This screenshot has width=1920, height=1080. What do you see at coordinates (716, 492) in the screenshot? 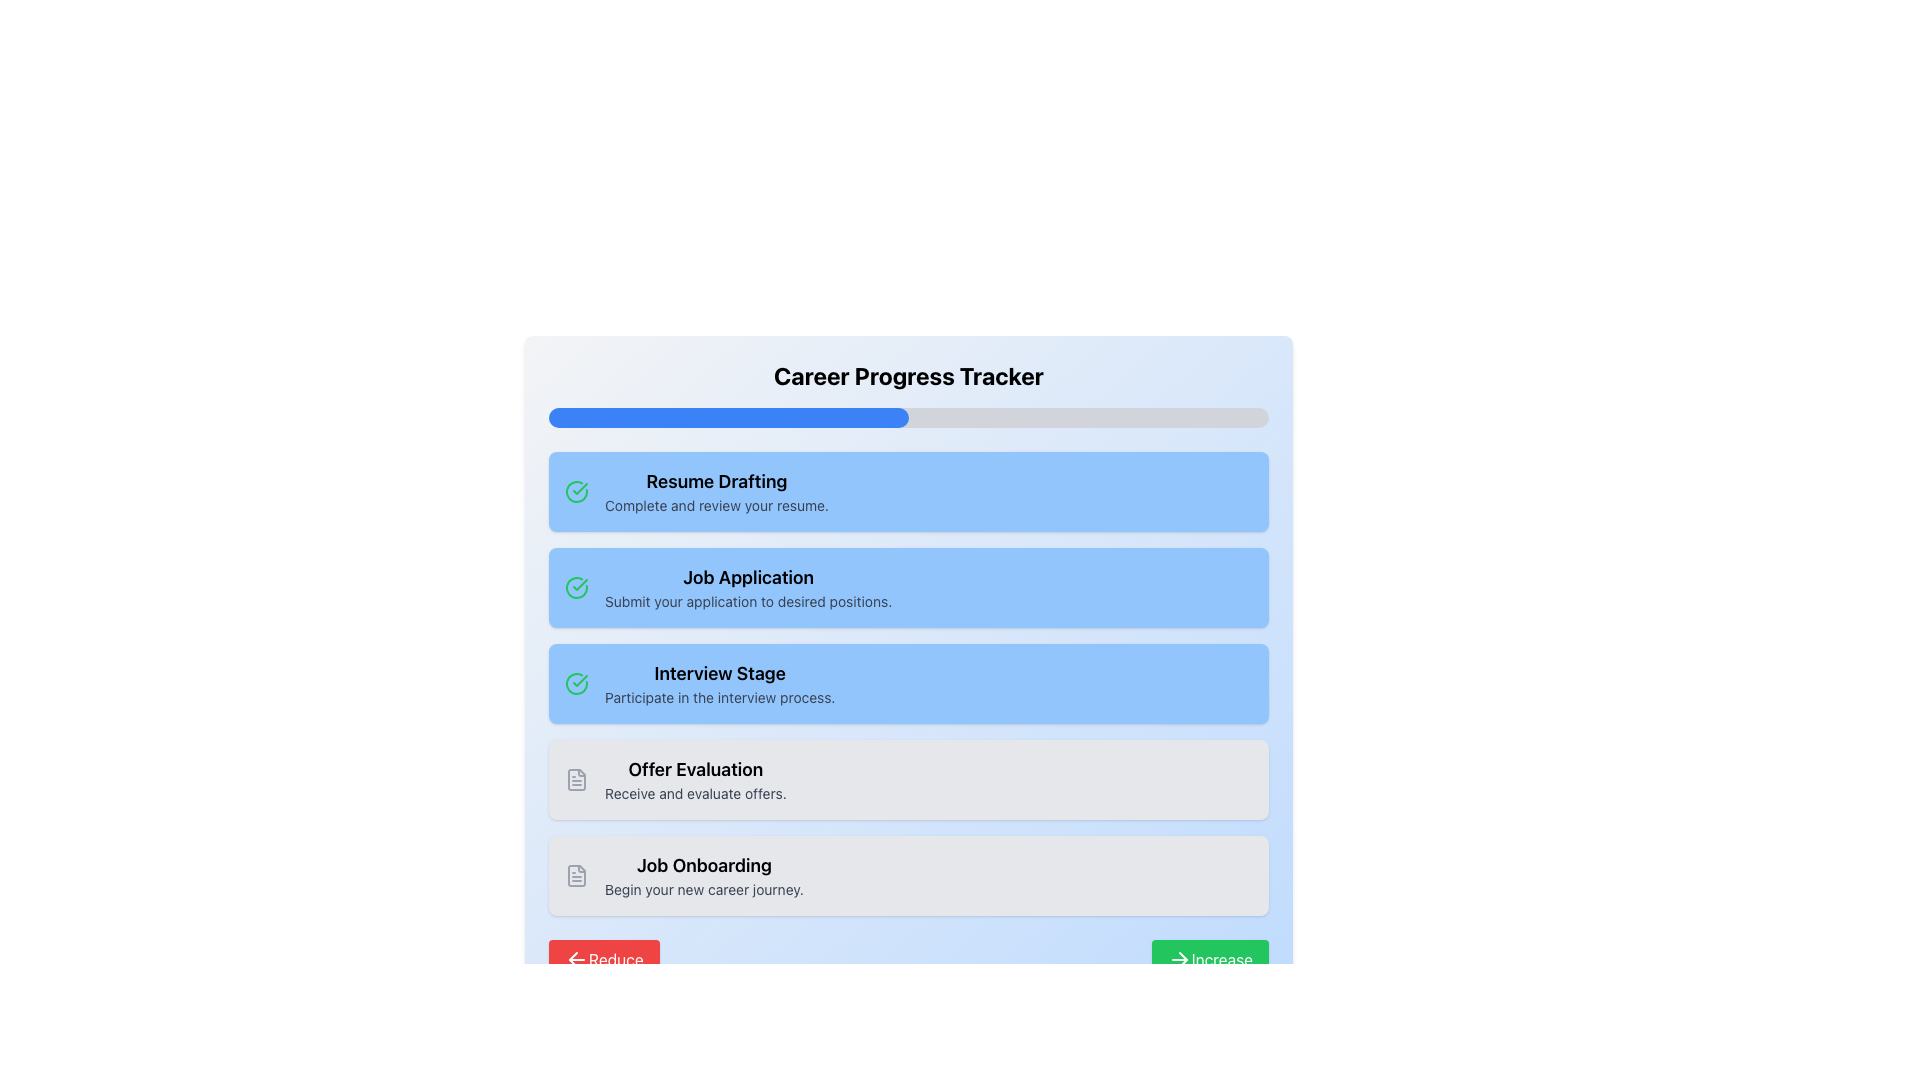
I see `the 'Resume Drafting' informational text block with a light blue background` at bounding box center [716, 492].